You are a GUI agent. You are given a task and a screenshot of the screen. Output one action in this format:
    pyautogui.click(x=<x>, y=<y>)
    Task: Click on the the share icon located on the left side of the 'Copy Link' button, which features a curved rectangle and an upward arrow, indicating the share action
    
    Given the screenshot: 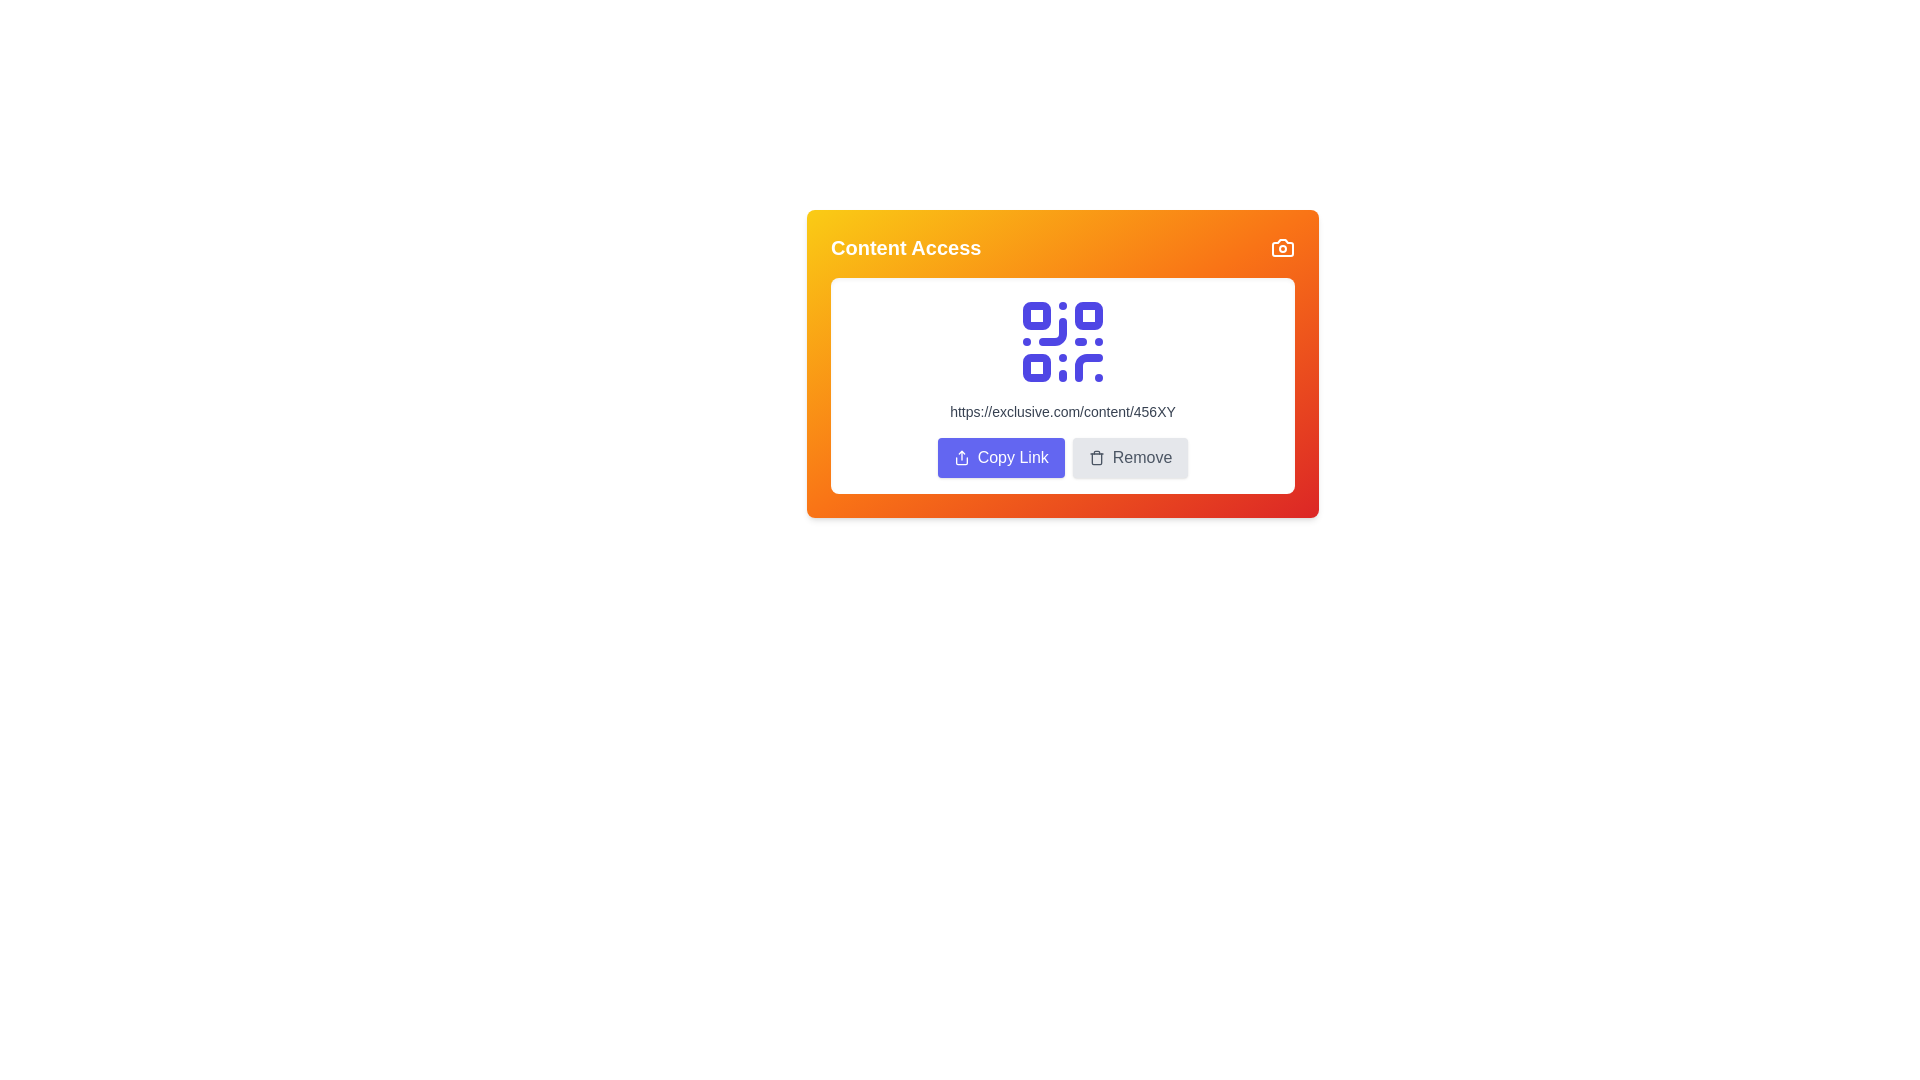 What is the action you would take?
    pyautogui.click(x=961, y=458)
    